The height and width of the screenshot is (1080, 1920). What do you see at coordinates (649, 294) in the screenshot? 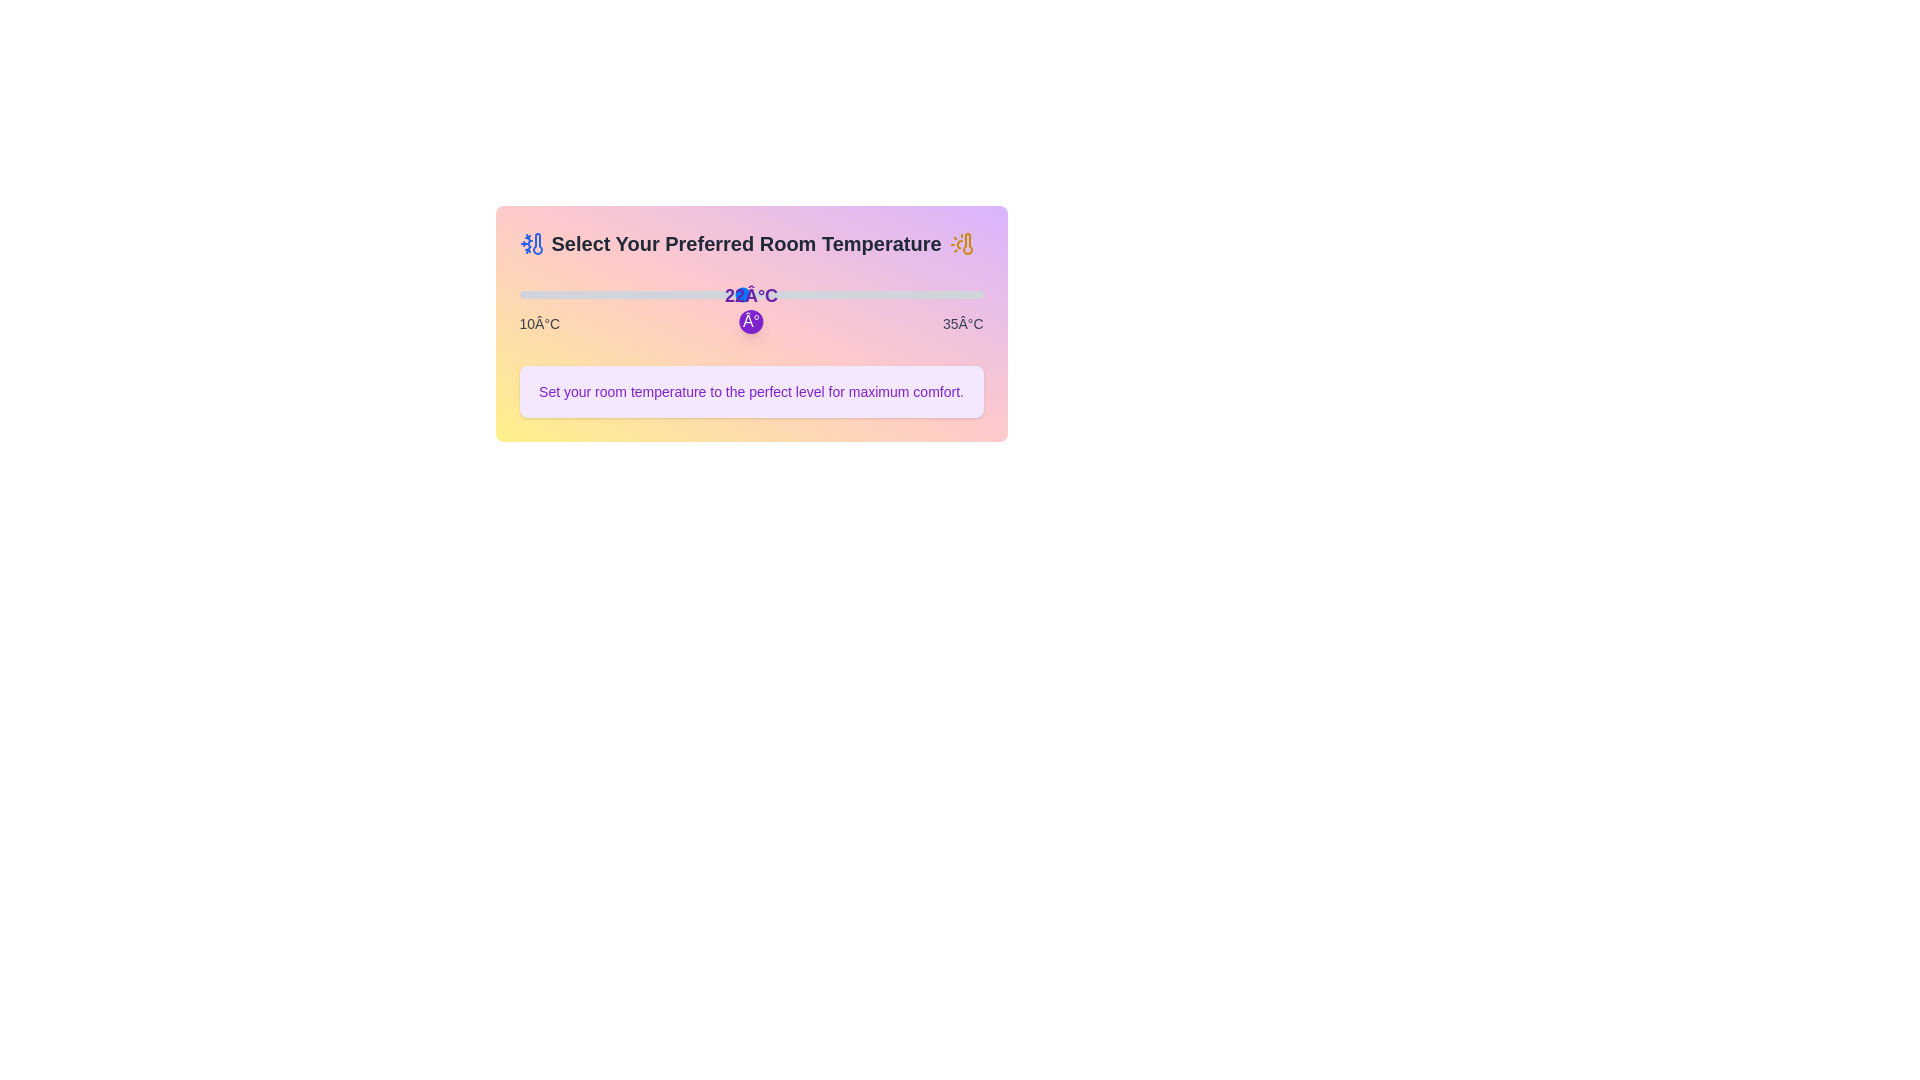
I see `the slider to a specific temperature 17 in degrees Celsius` at bounding box center [649, 294].